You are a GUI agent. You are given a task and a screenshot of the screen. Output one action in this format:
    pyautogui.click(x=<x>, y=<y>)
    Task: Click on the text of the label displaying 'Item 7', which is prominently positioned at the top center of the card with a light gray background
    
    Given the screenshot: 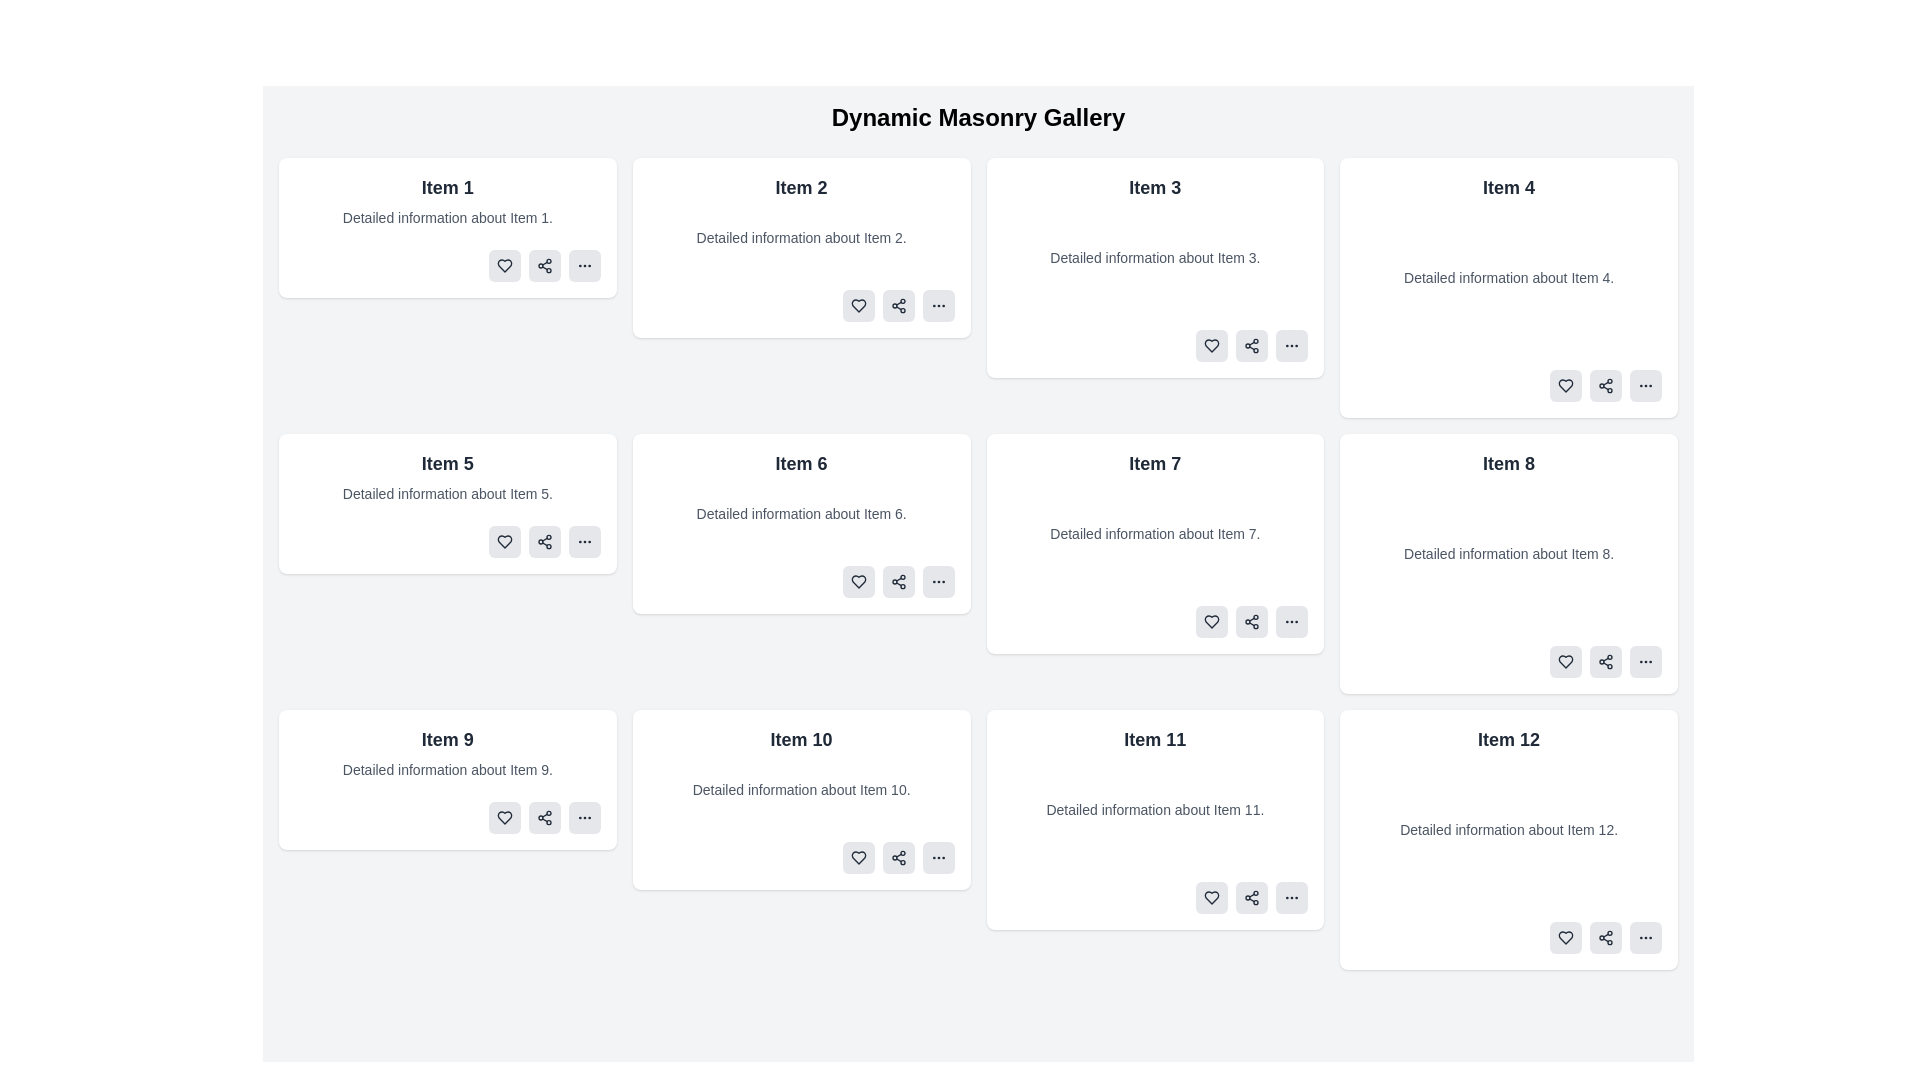 What is the action you would take?
    pyautogui.click(x=1155, y=463)
    